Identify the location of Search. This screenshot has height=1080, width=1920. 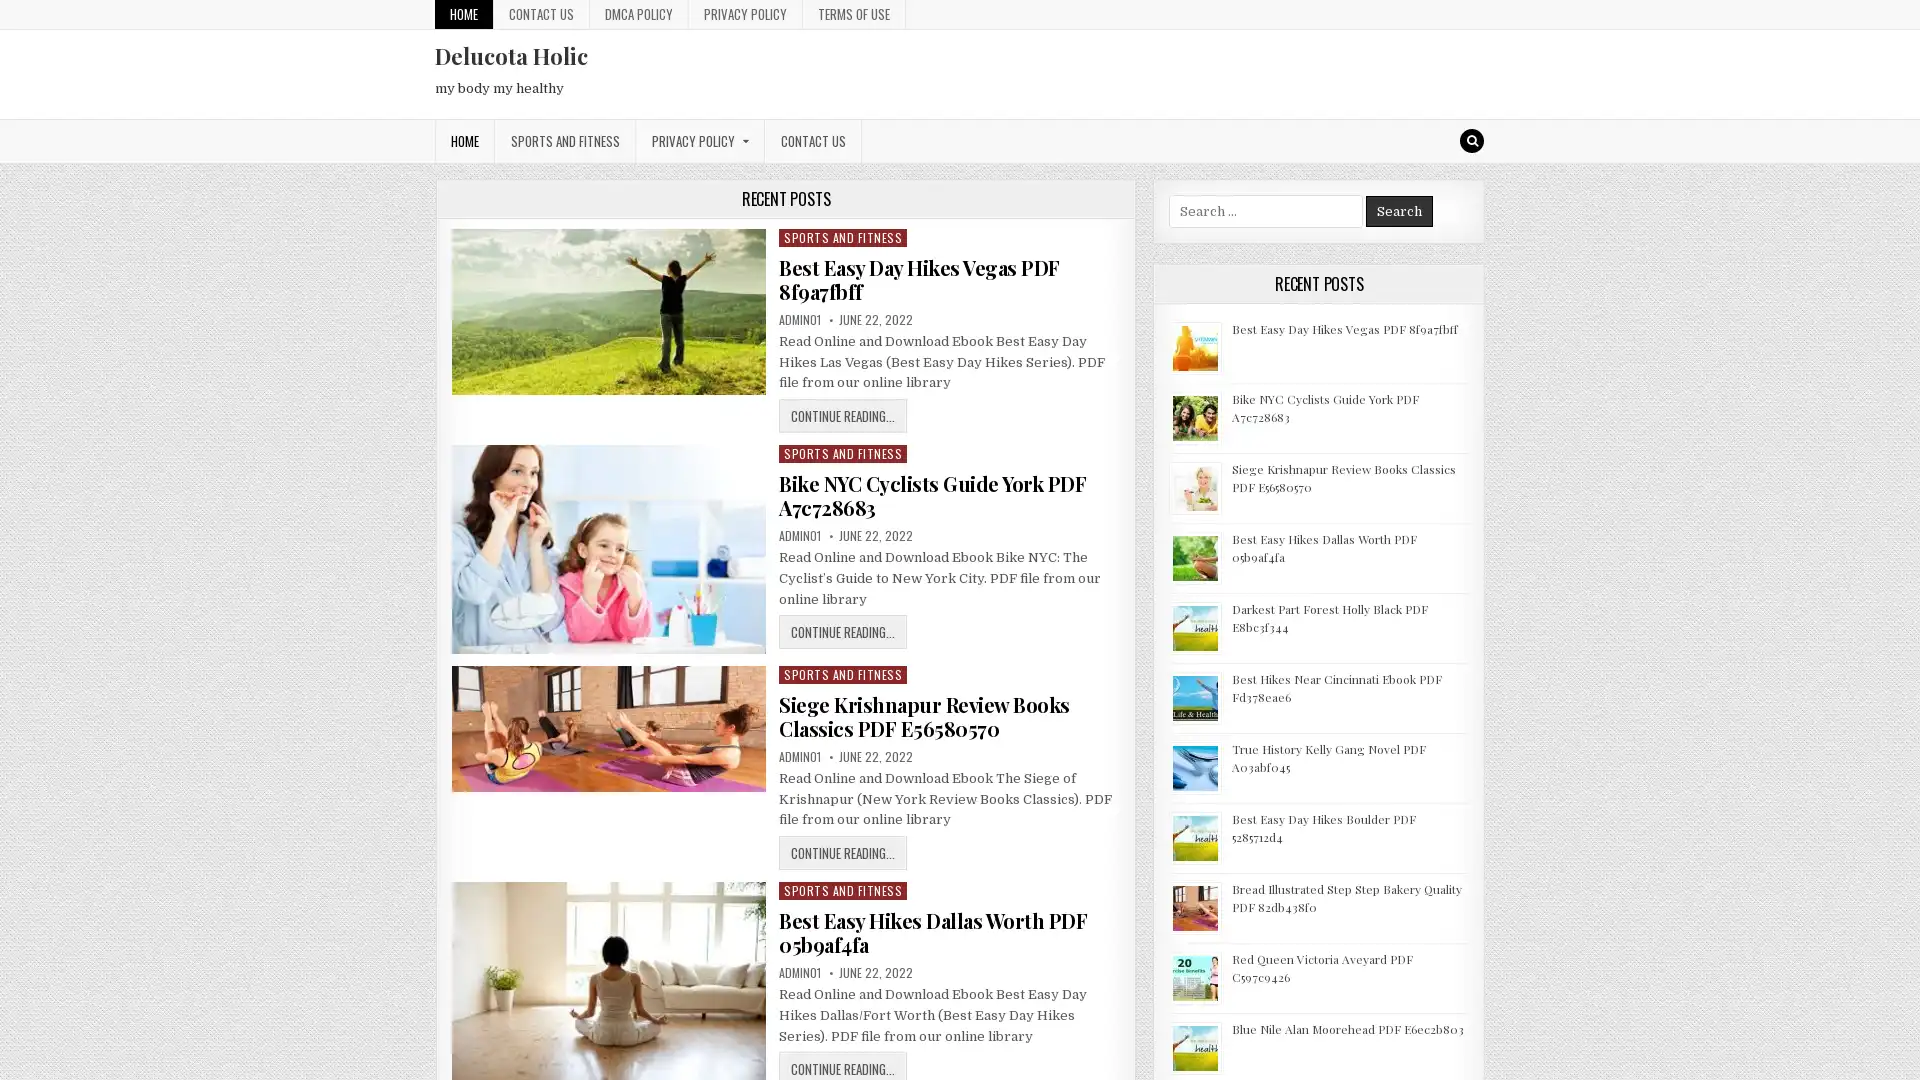
(1398, 211).